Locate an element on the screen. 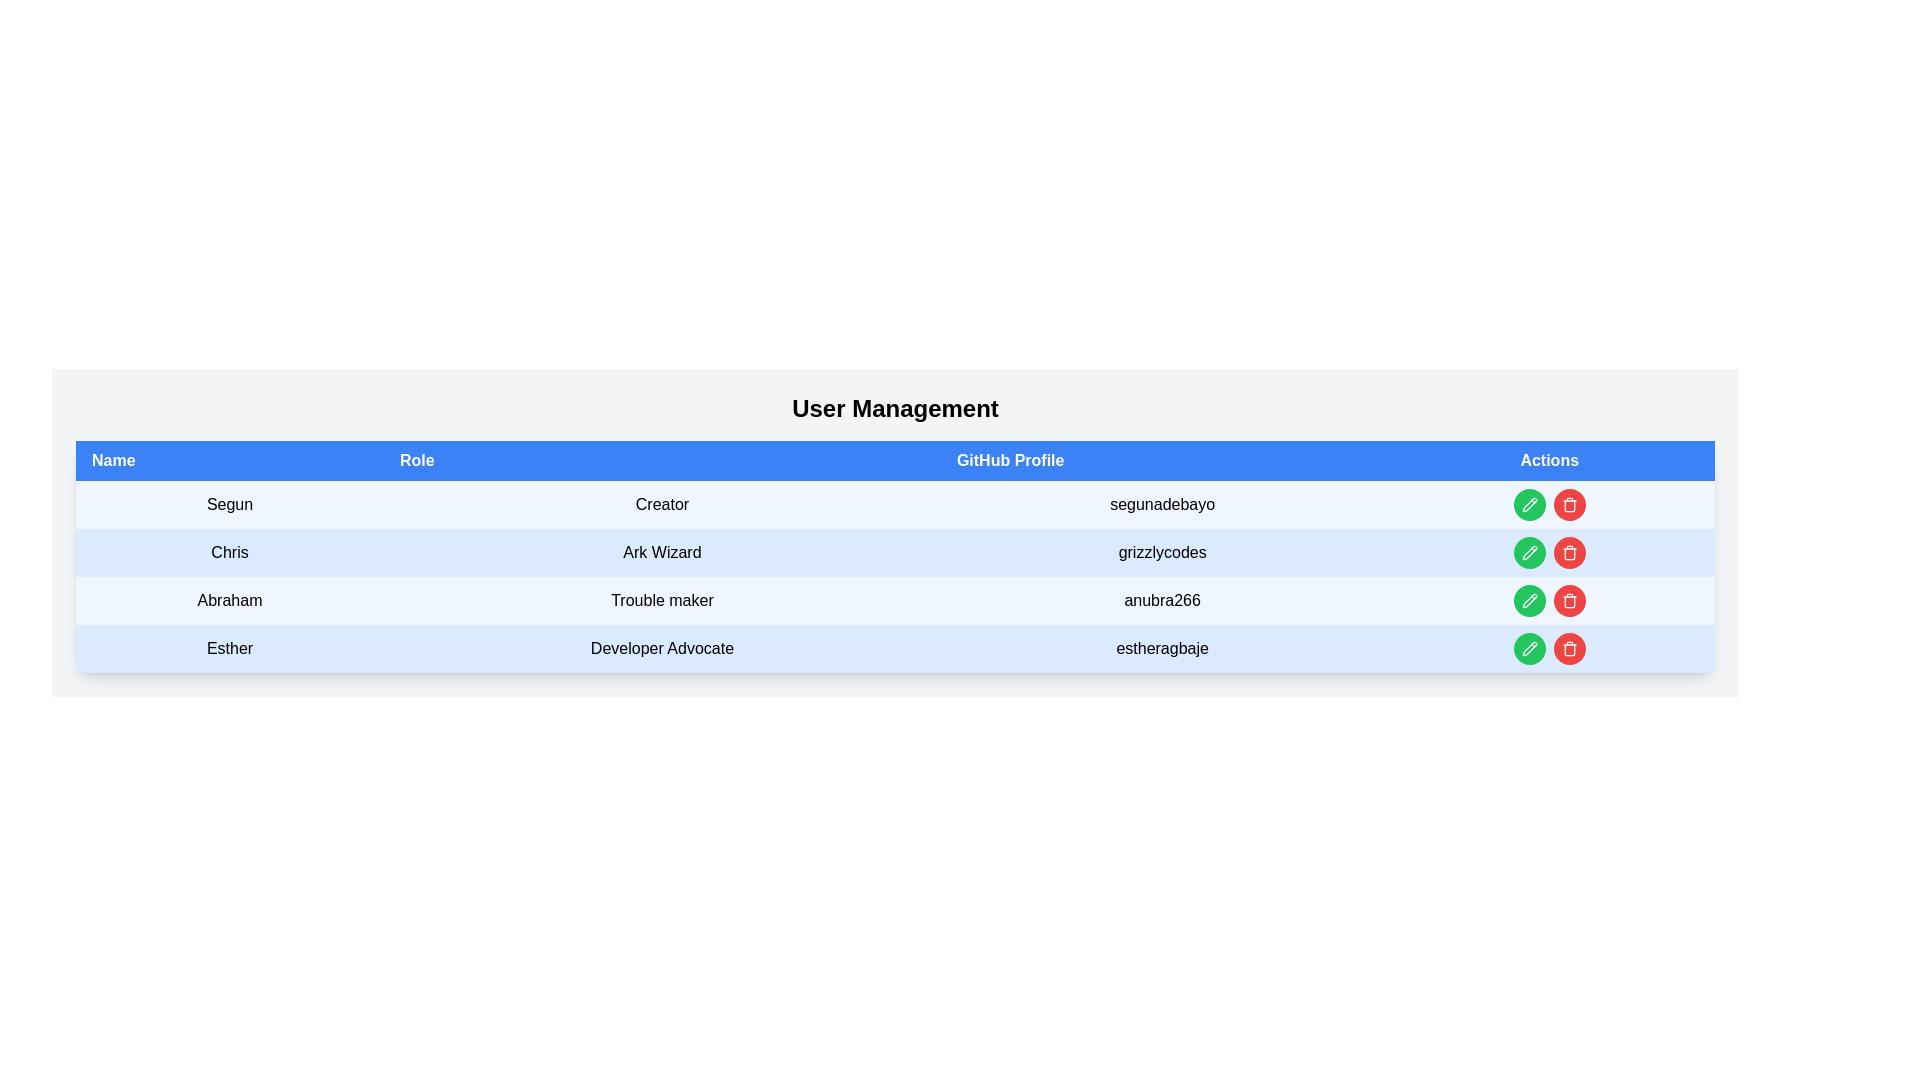 This screenshot has height=1080, width=1920. the text label indicating the name 'segunadebayo' in the user management interface, located in the first row of the table under the 'Name' column, horizontally aligned with the 'Creator' role is located at coordinates (230, 504).